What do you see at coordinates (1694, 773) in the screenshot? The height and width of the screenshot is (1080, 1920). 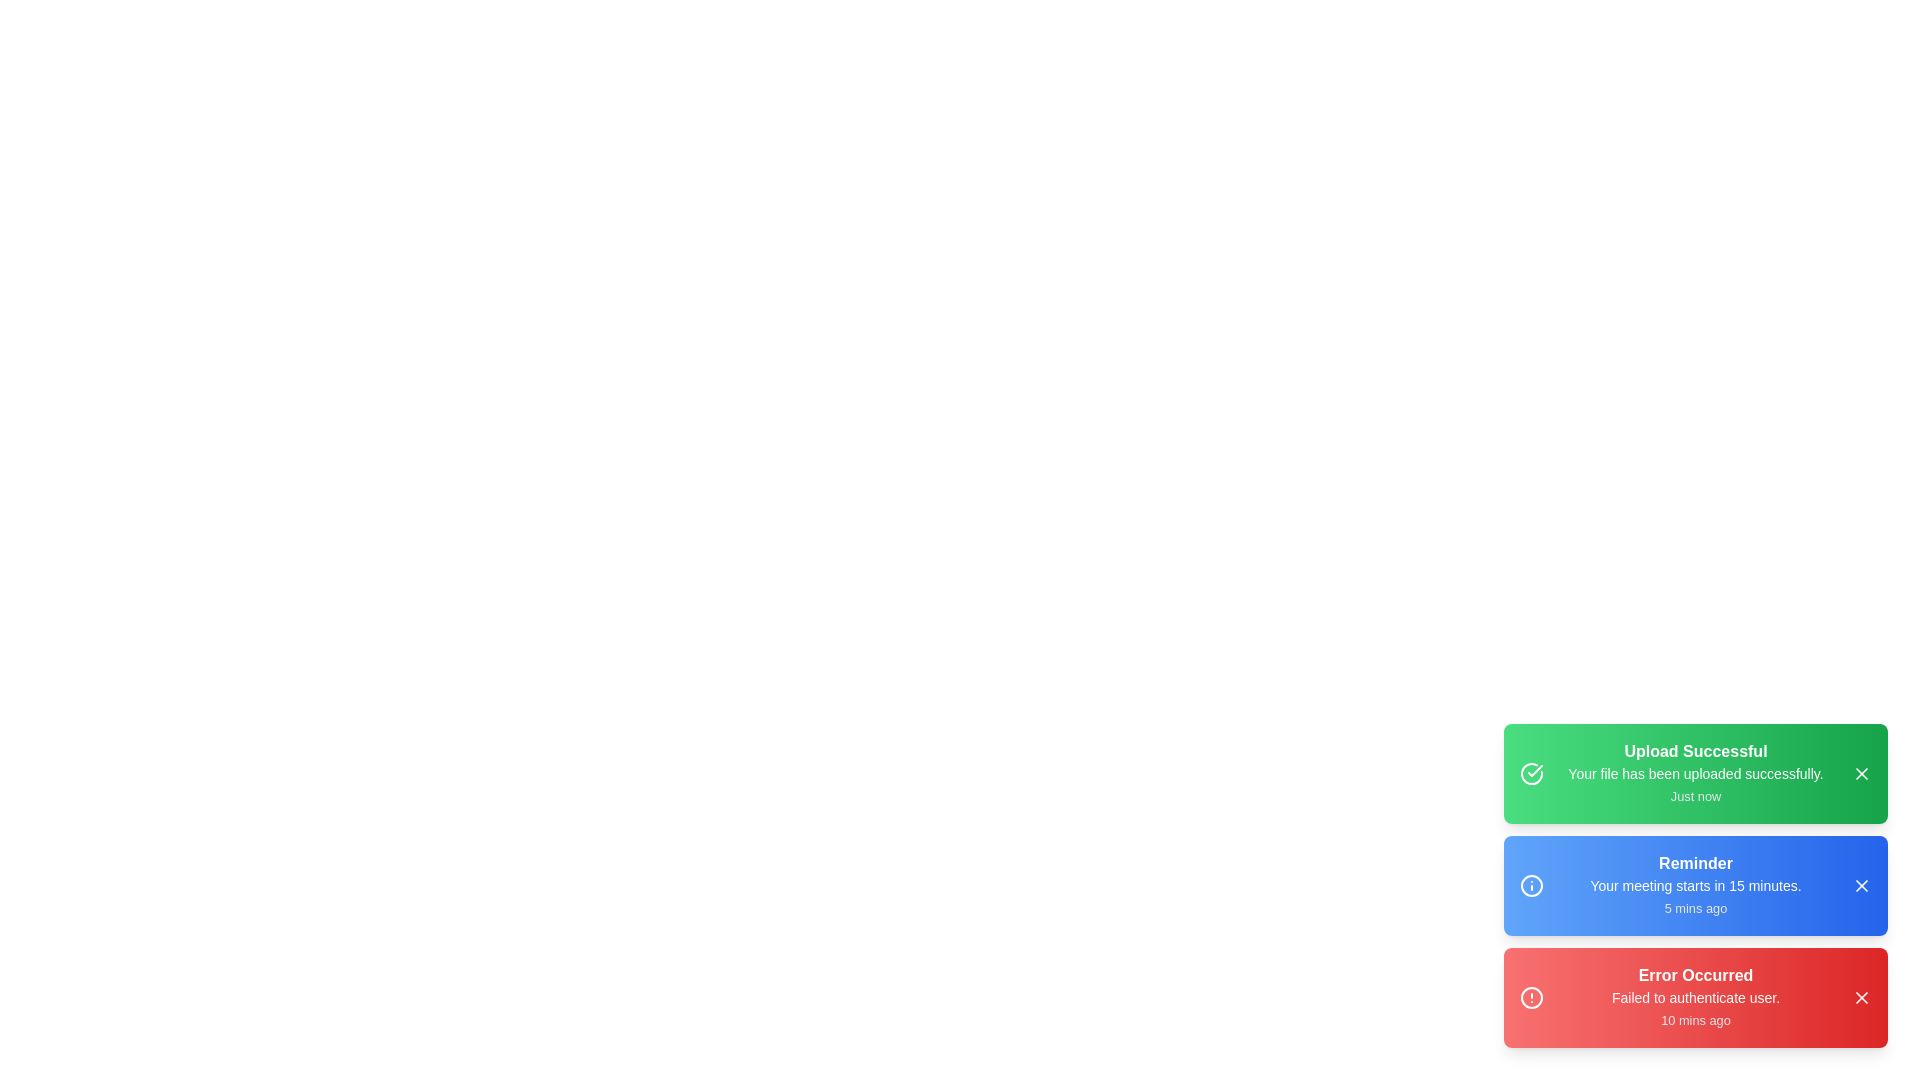 I see `the details of the notification with title Upload Successful` at bounding box center [1694, 773].